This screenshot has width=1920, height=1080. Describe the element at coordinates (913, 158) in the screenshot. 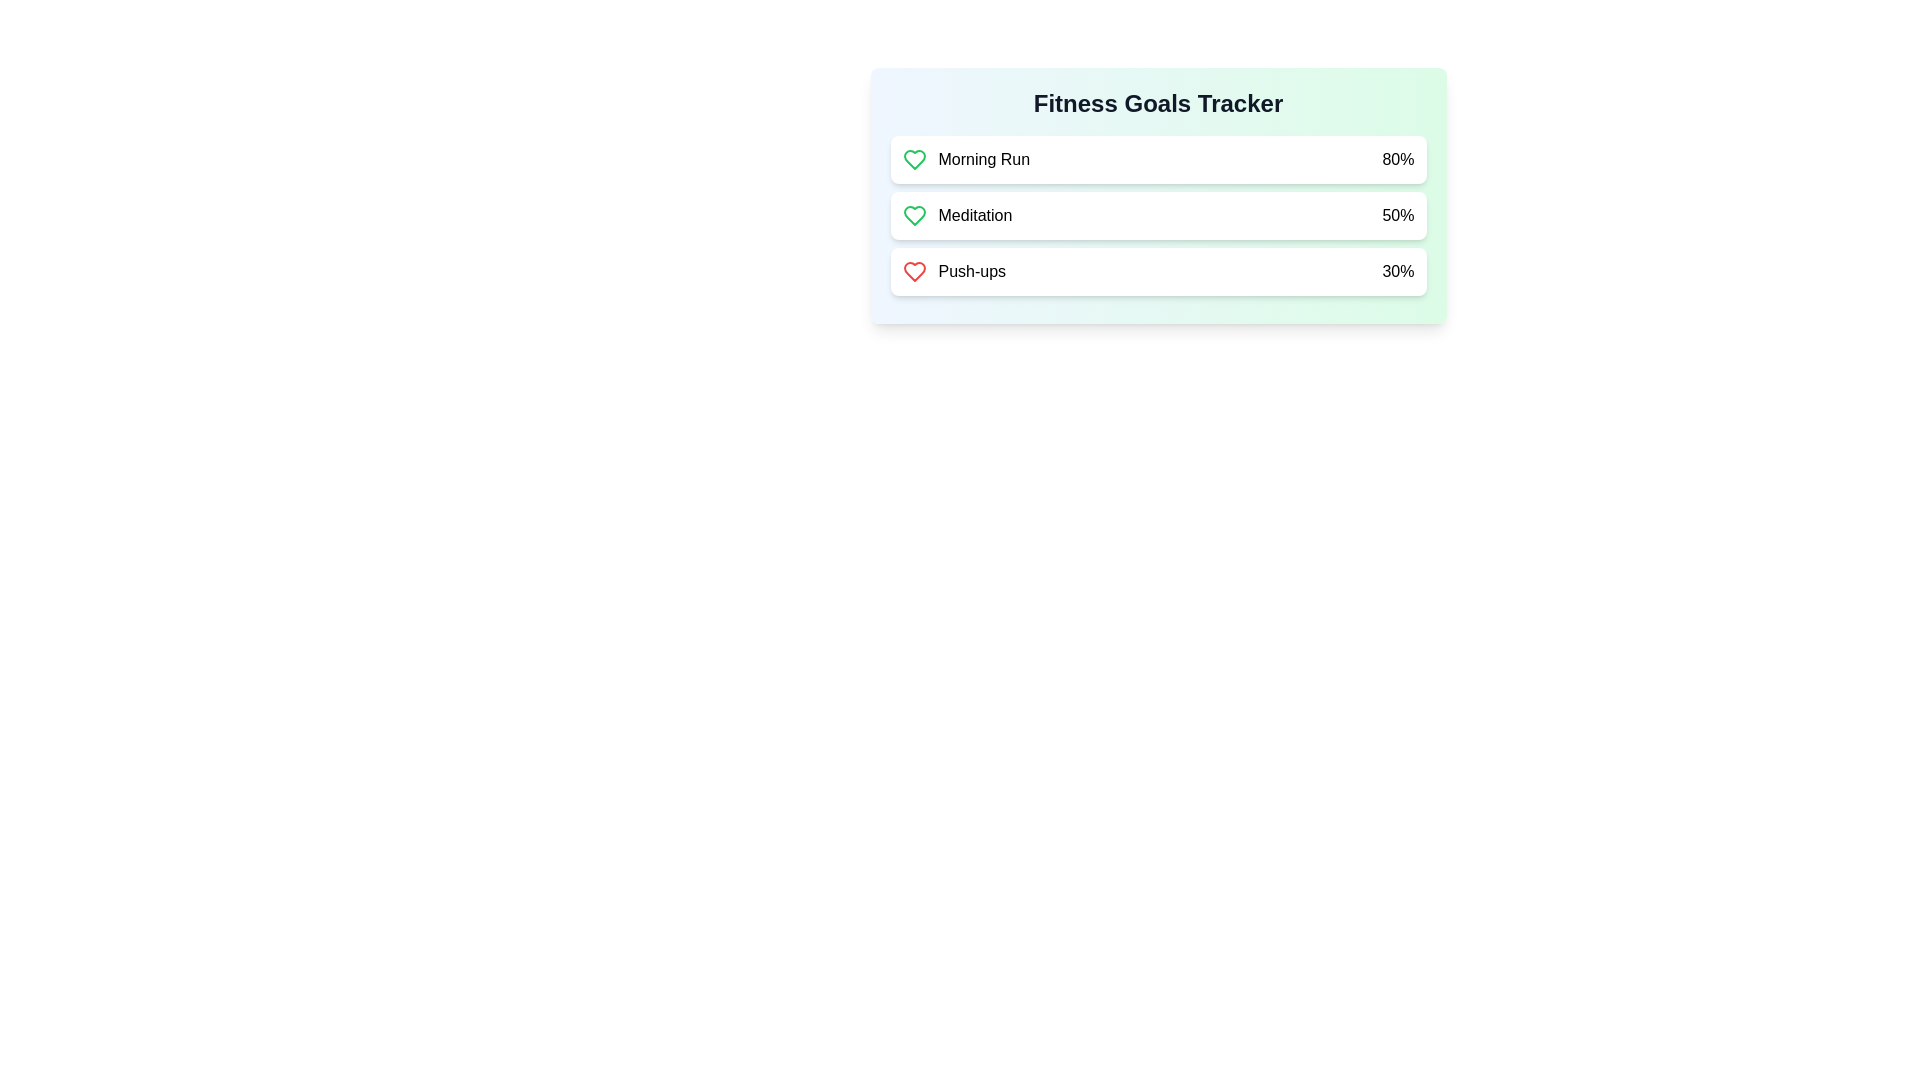

I see `the heart-shaped icon representing 'Morning Run'` at that location.